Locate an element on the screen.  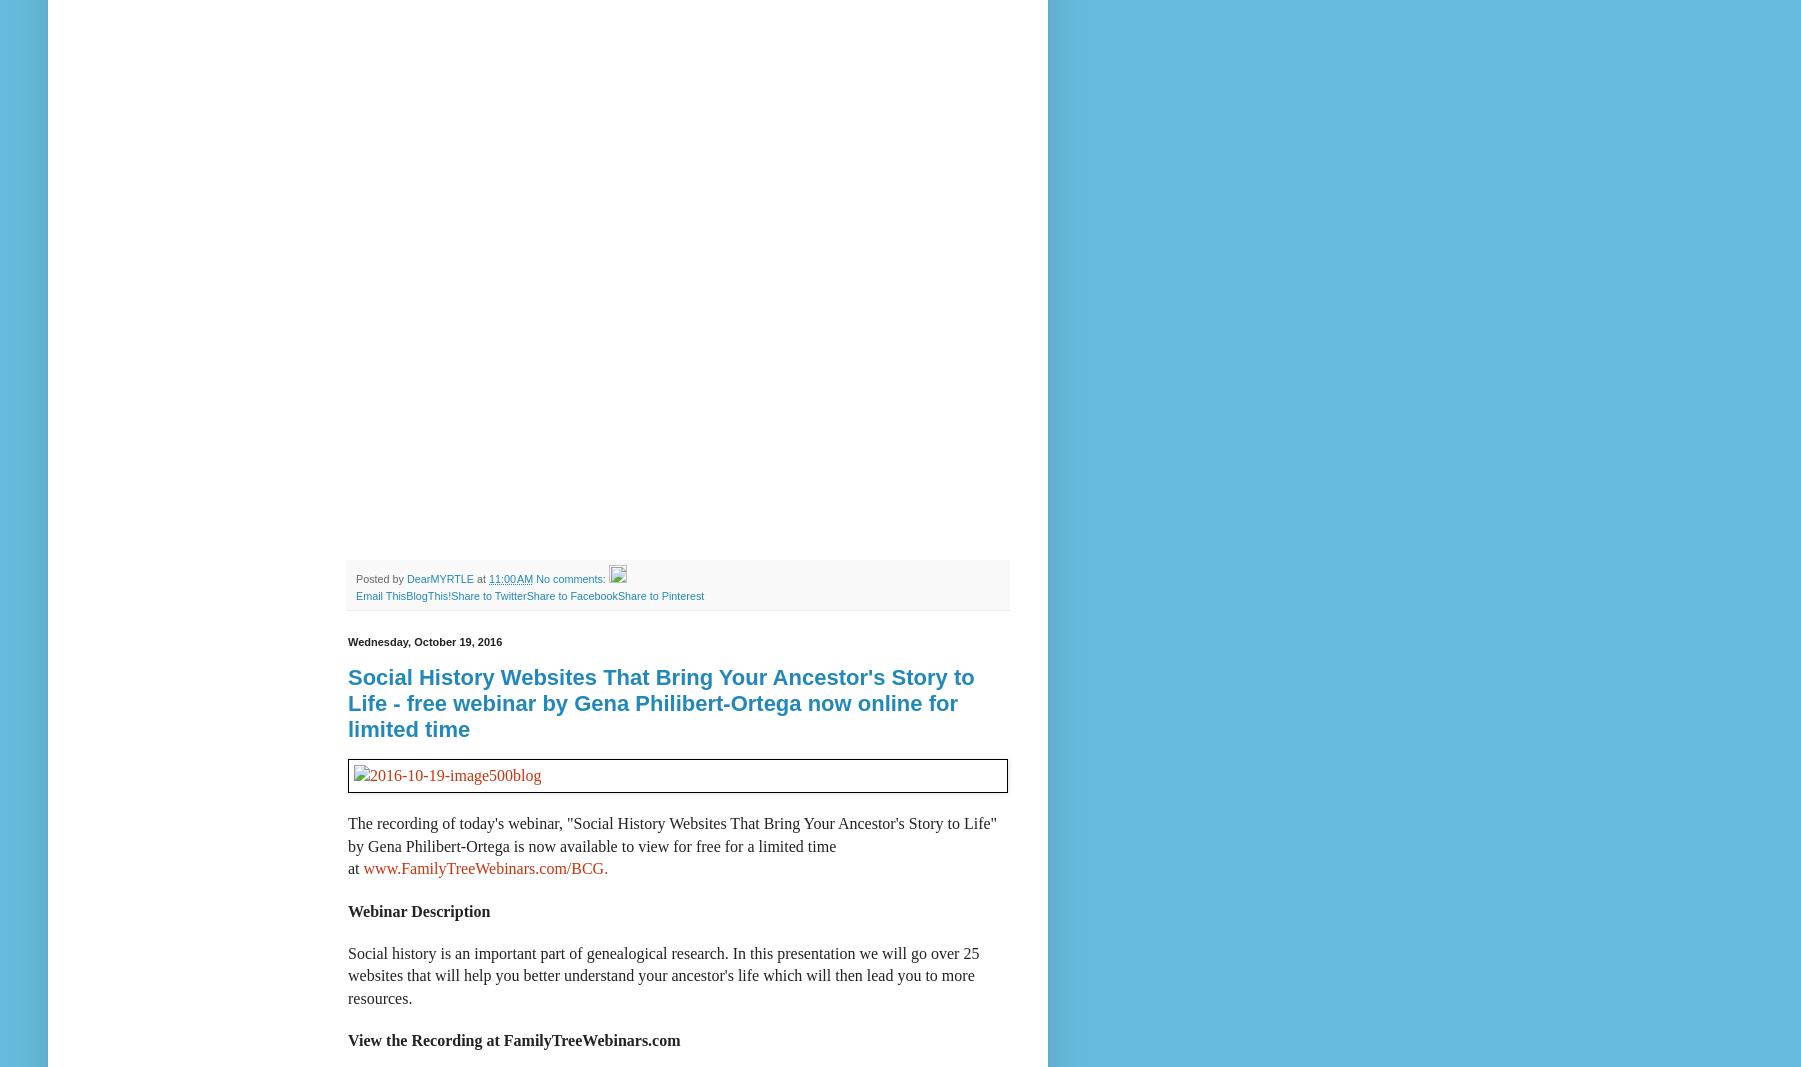
'Social History Websites That Bring Your Ancestor's Story to Life - free webinar by Gena Philibert-Ortega now online for limited time' is located at coordinates (659, 702).